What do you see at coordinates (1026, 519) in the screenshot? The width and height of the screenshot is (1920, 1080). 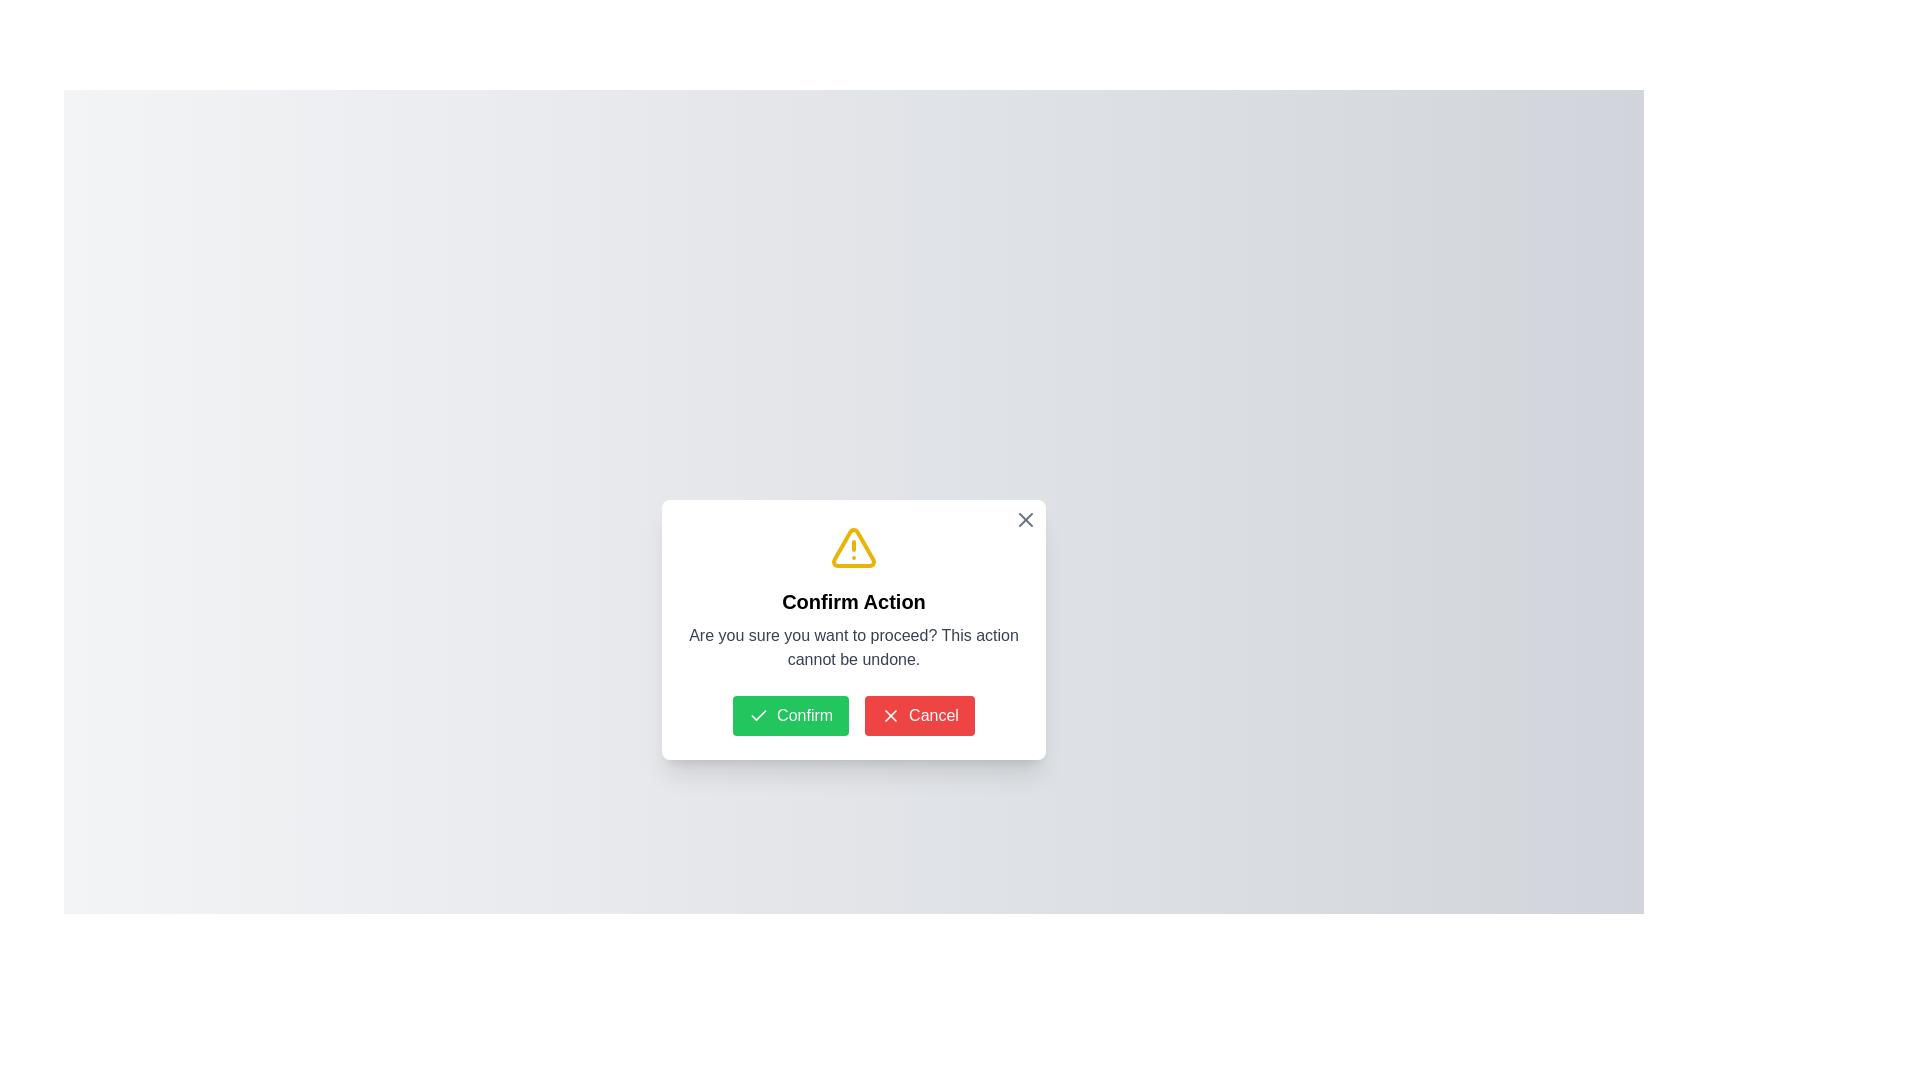 I see `the close button located at the top-right corner of the dialog box` at bounding box center [1026, 519].